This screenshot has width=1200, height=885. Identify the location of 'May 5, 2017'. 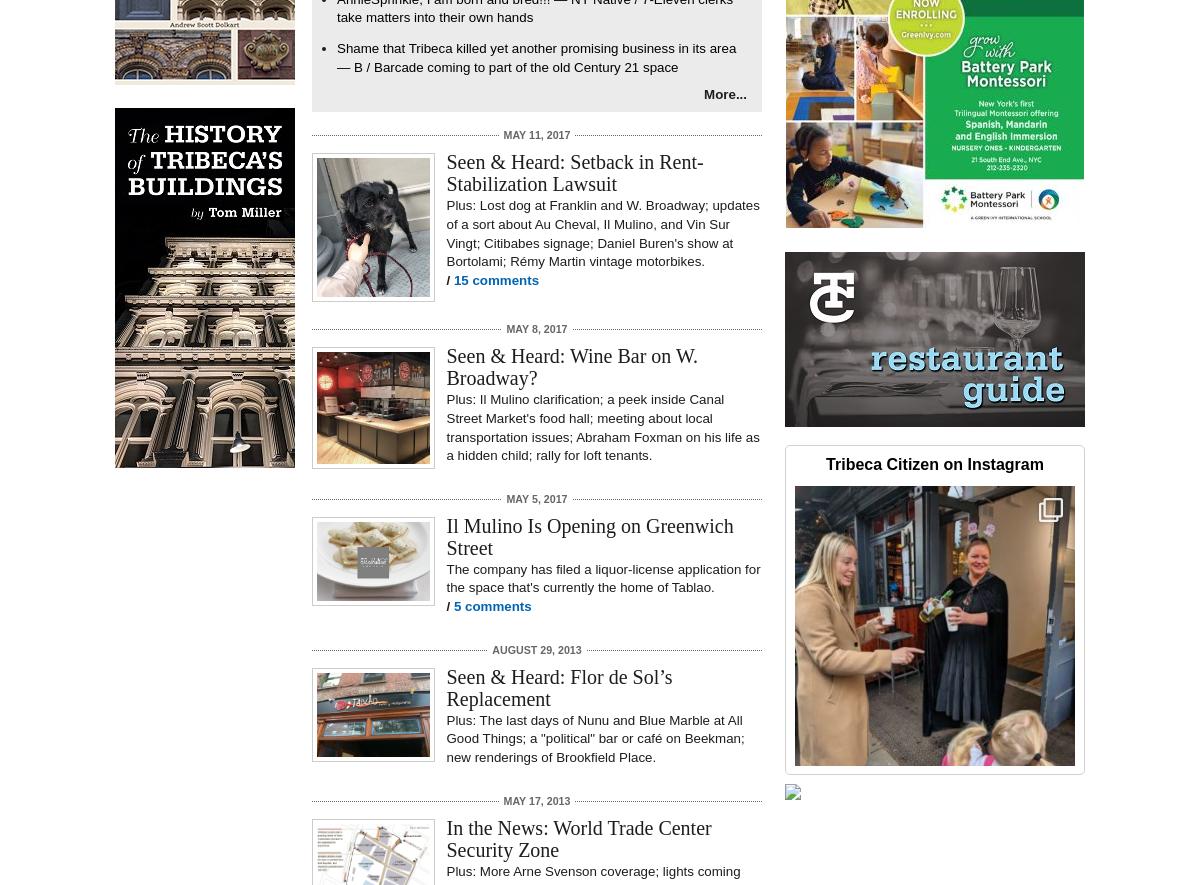
(505, 497).